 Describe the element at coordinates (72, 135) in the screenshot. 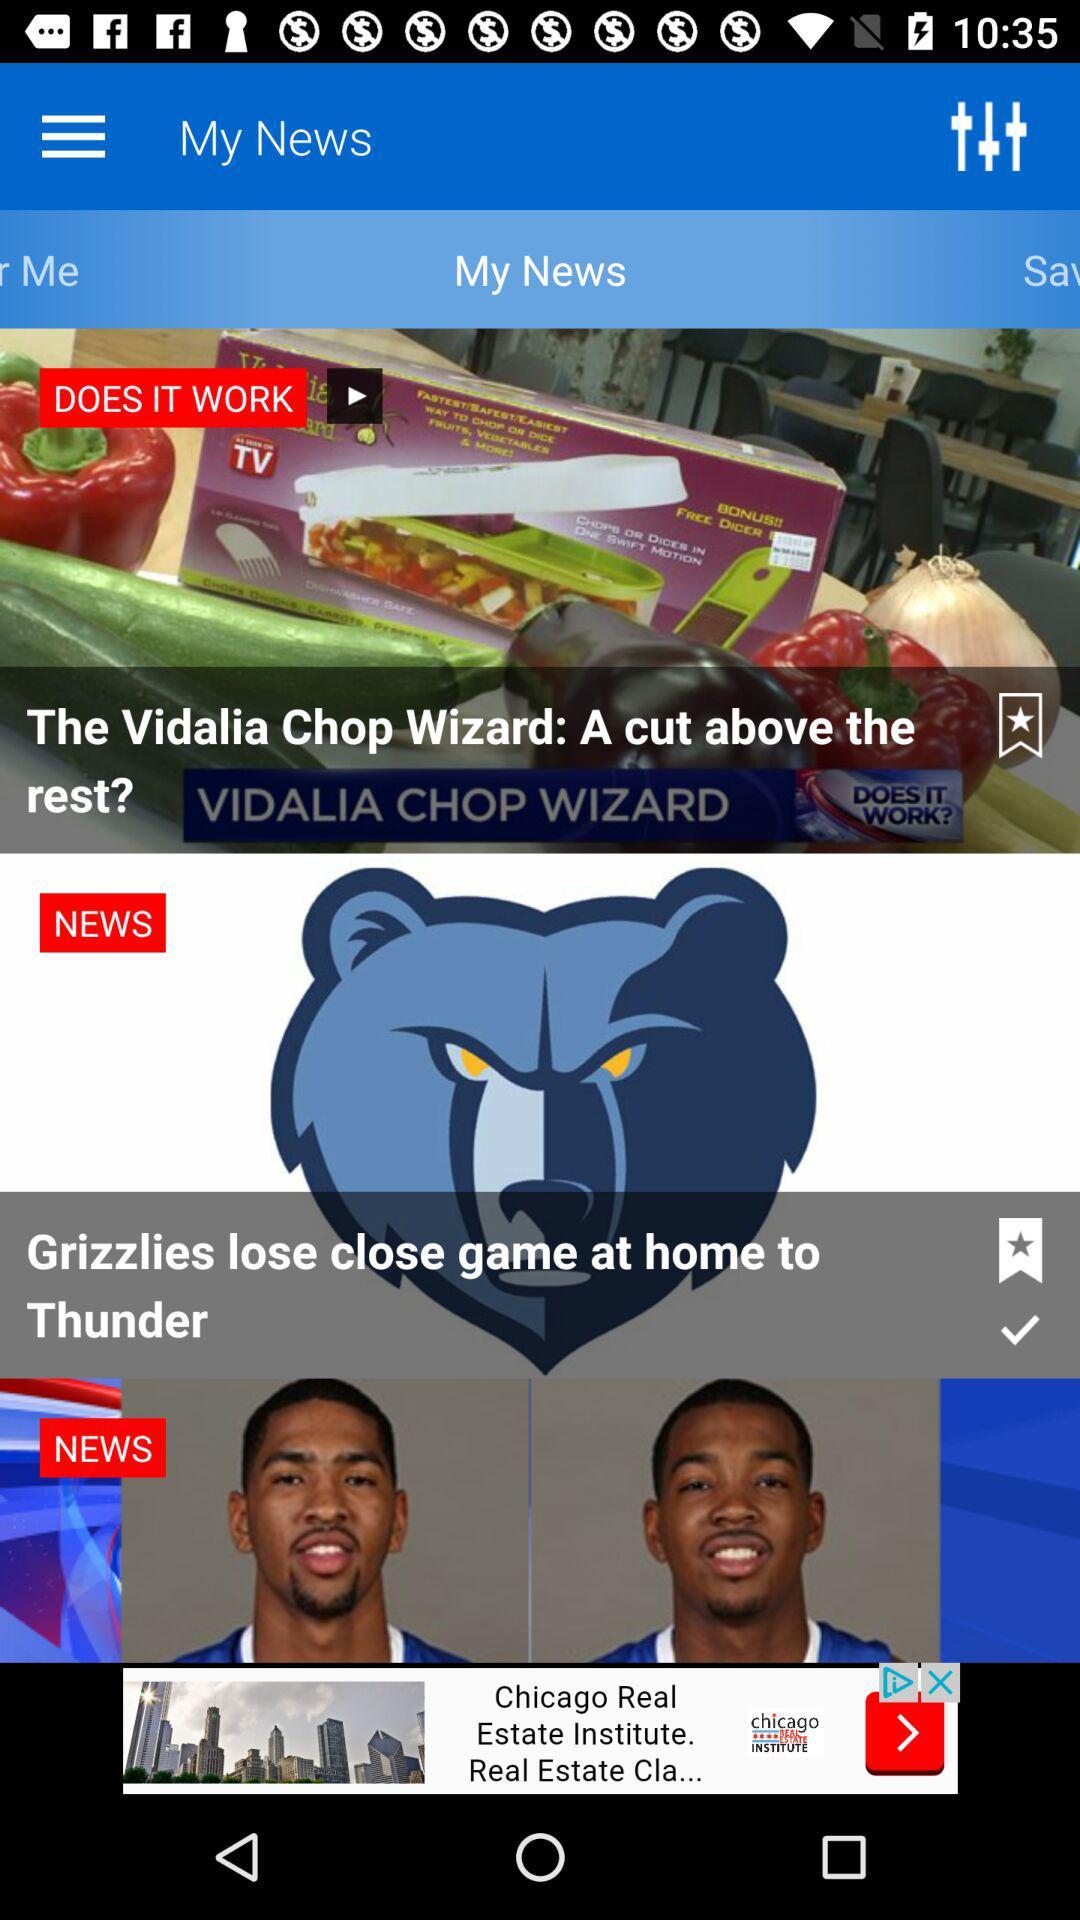

I see `the menu icon` at that location.